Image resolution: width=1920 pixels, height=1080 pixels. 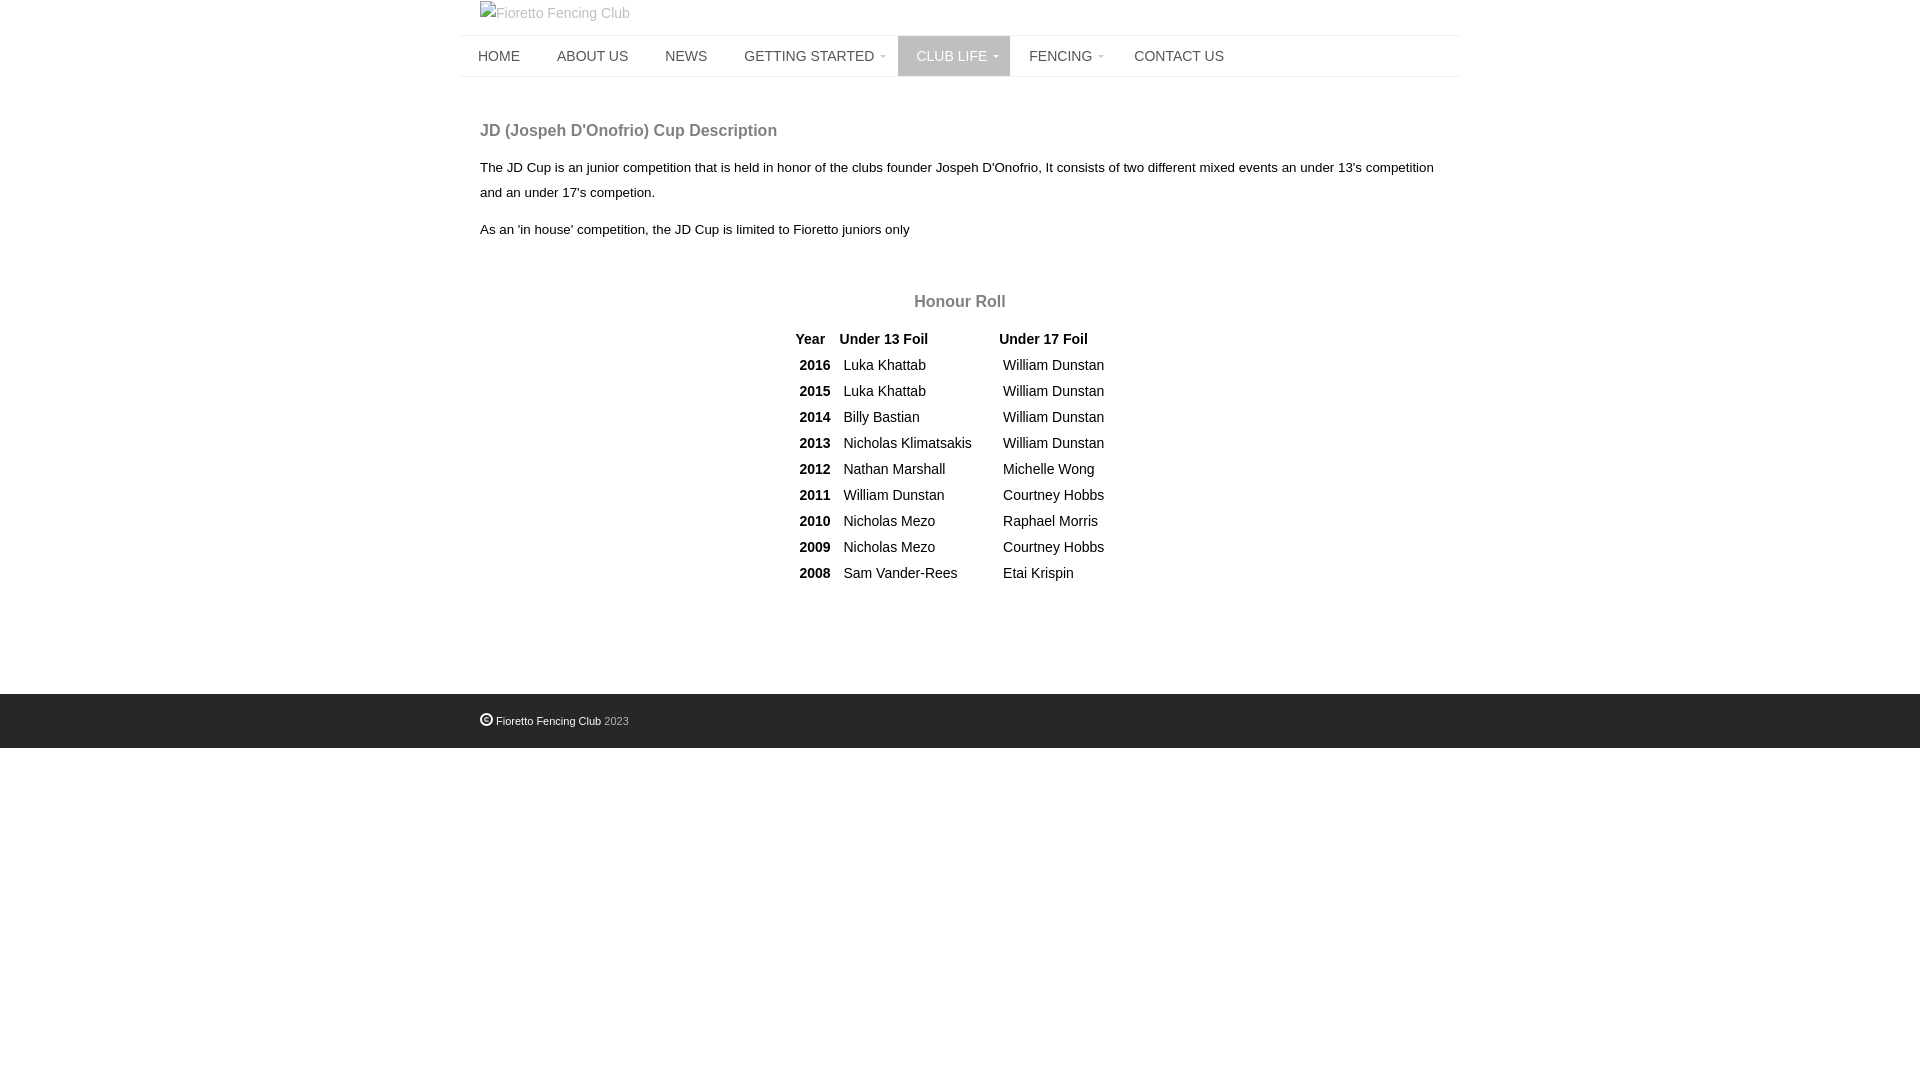 I want to click on 'Fioretto Fencing Club', so click(x=540, y=721).